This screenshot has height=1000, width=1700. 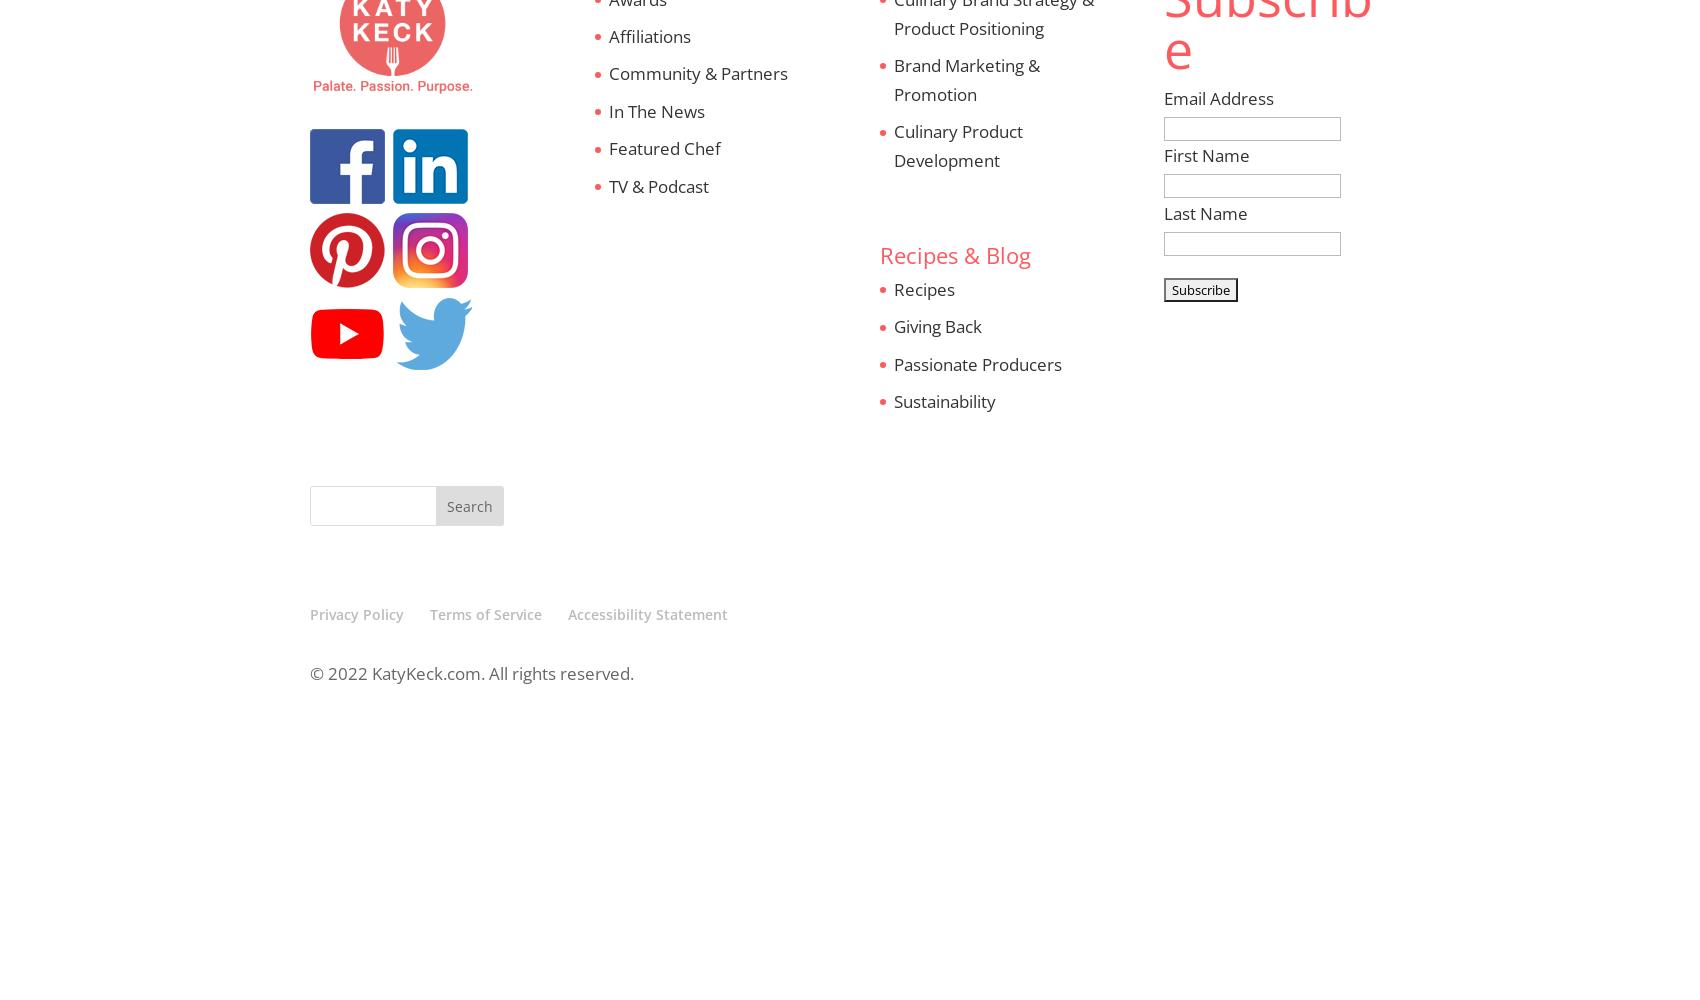 I want to click on 'Culinary Product Development', so click(x=956, y=146).